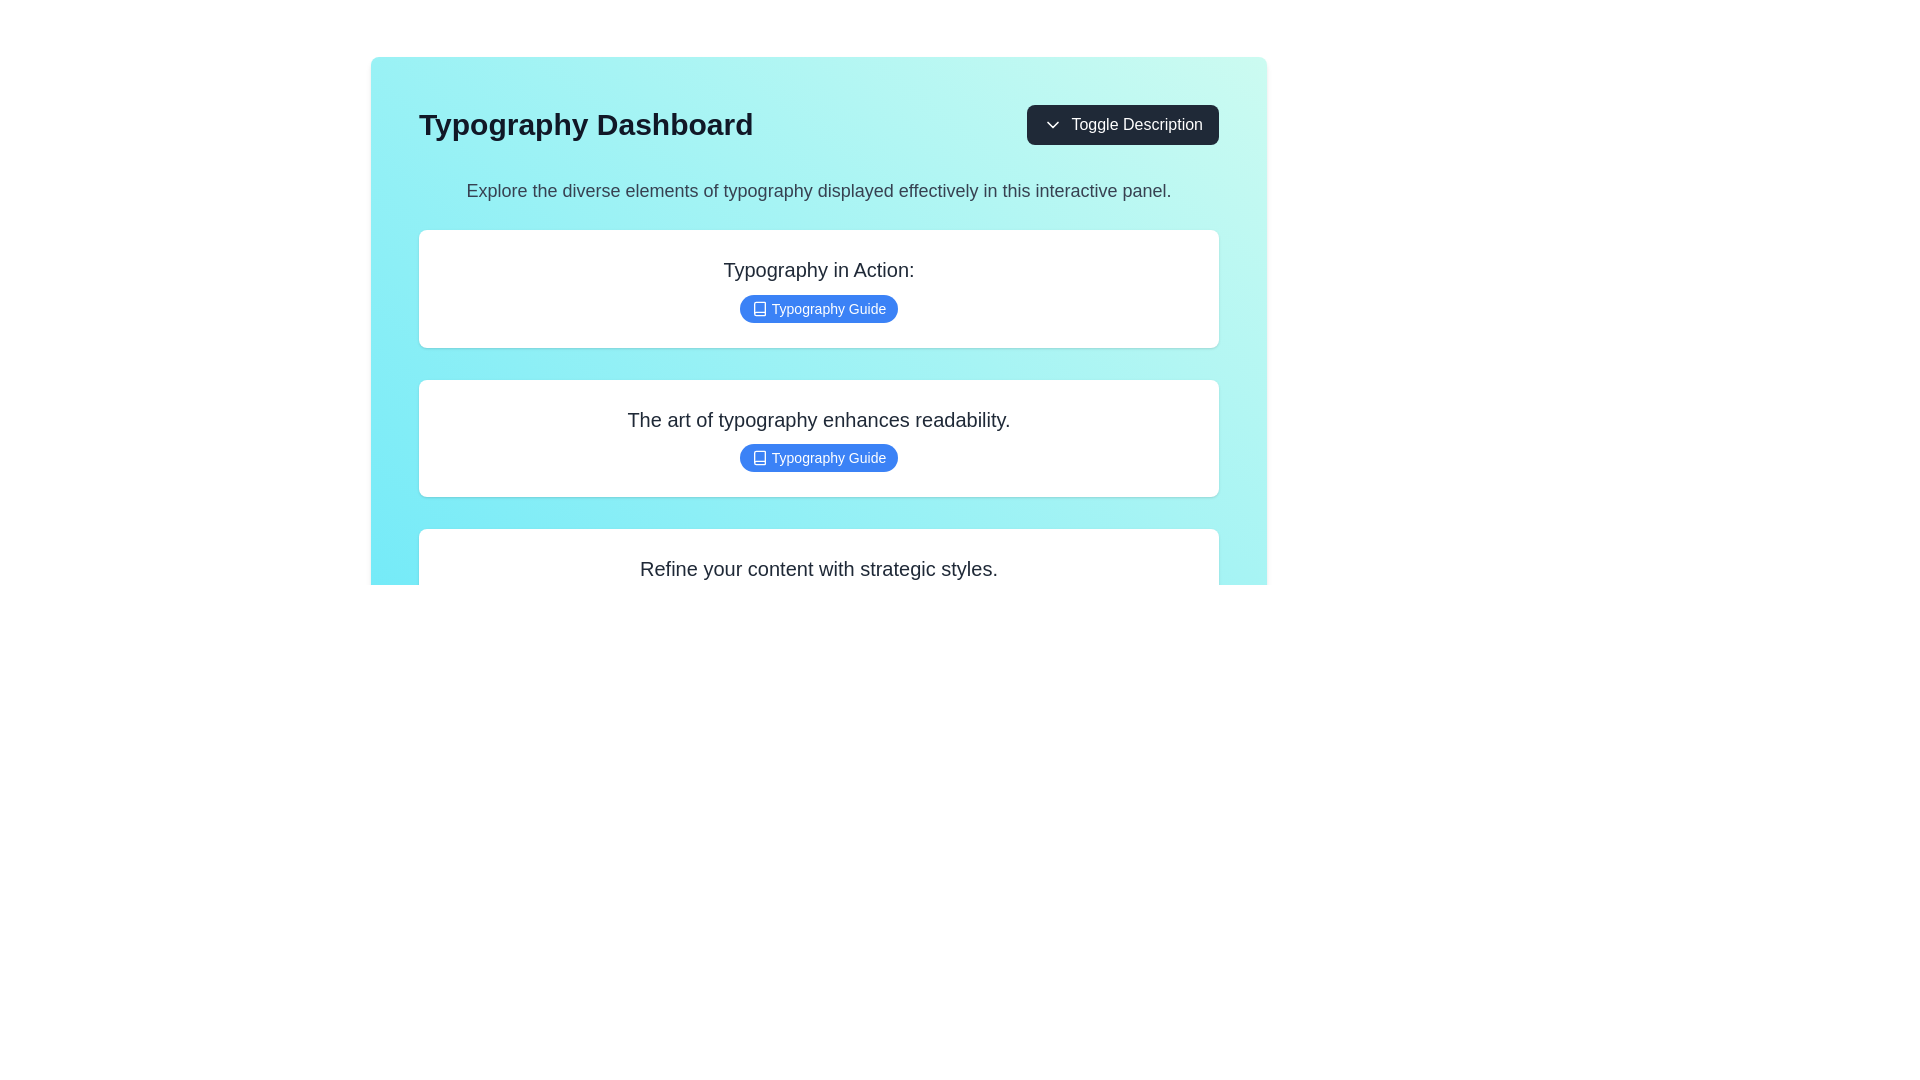 Image resolution: width=1920 pixels, height=1080 pixels. What do you see at coordinates (758, 308) in the screenshot?
I see `the decorative icon on the left side of the blue button labeled 'Typography Guide'` at bounding box center [758, 308].